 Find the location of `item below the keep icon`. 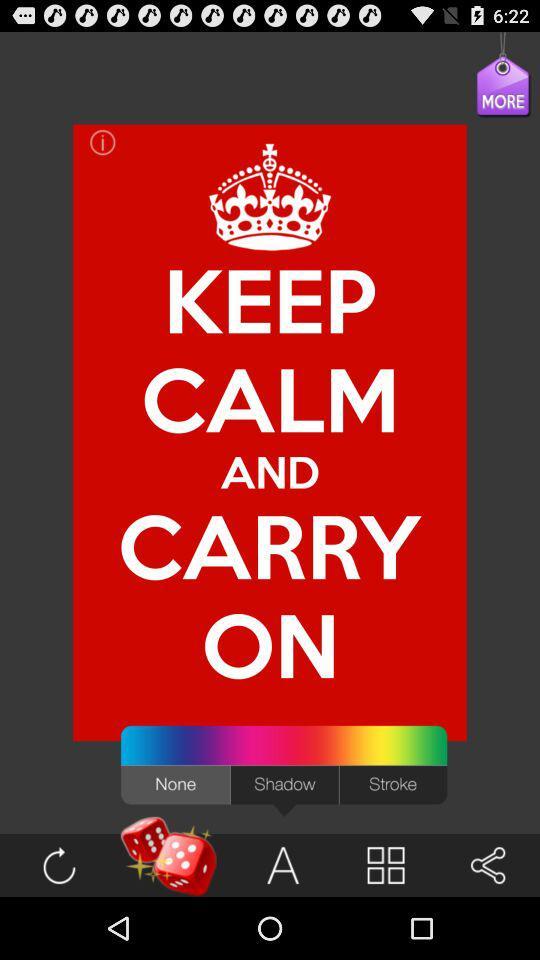

item below the keep icon is located at coordinates (270, 471).